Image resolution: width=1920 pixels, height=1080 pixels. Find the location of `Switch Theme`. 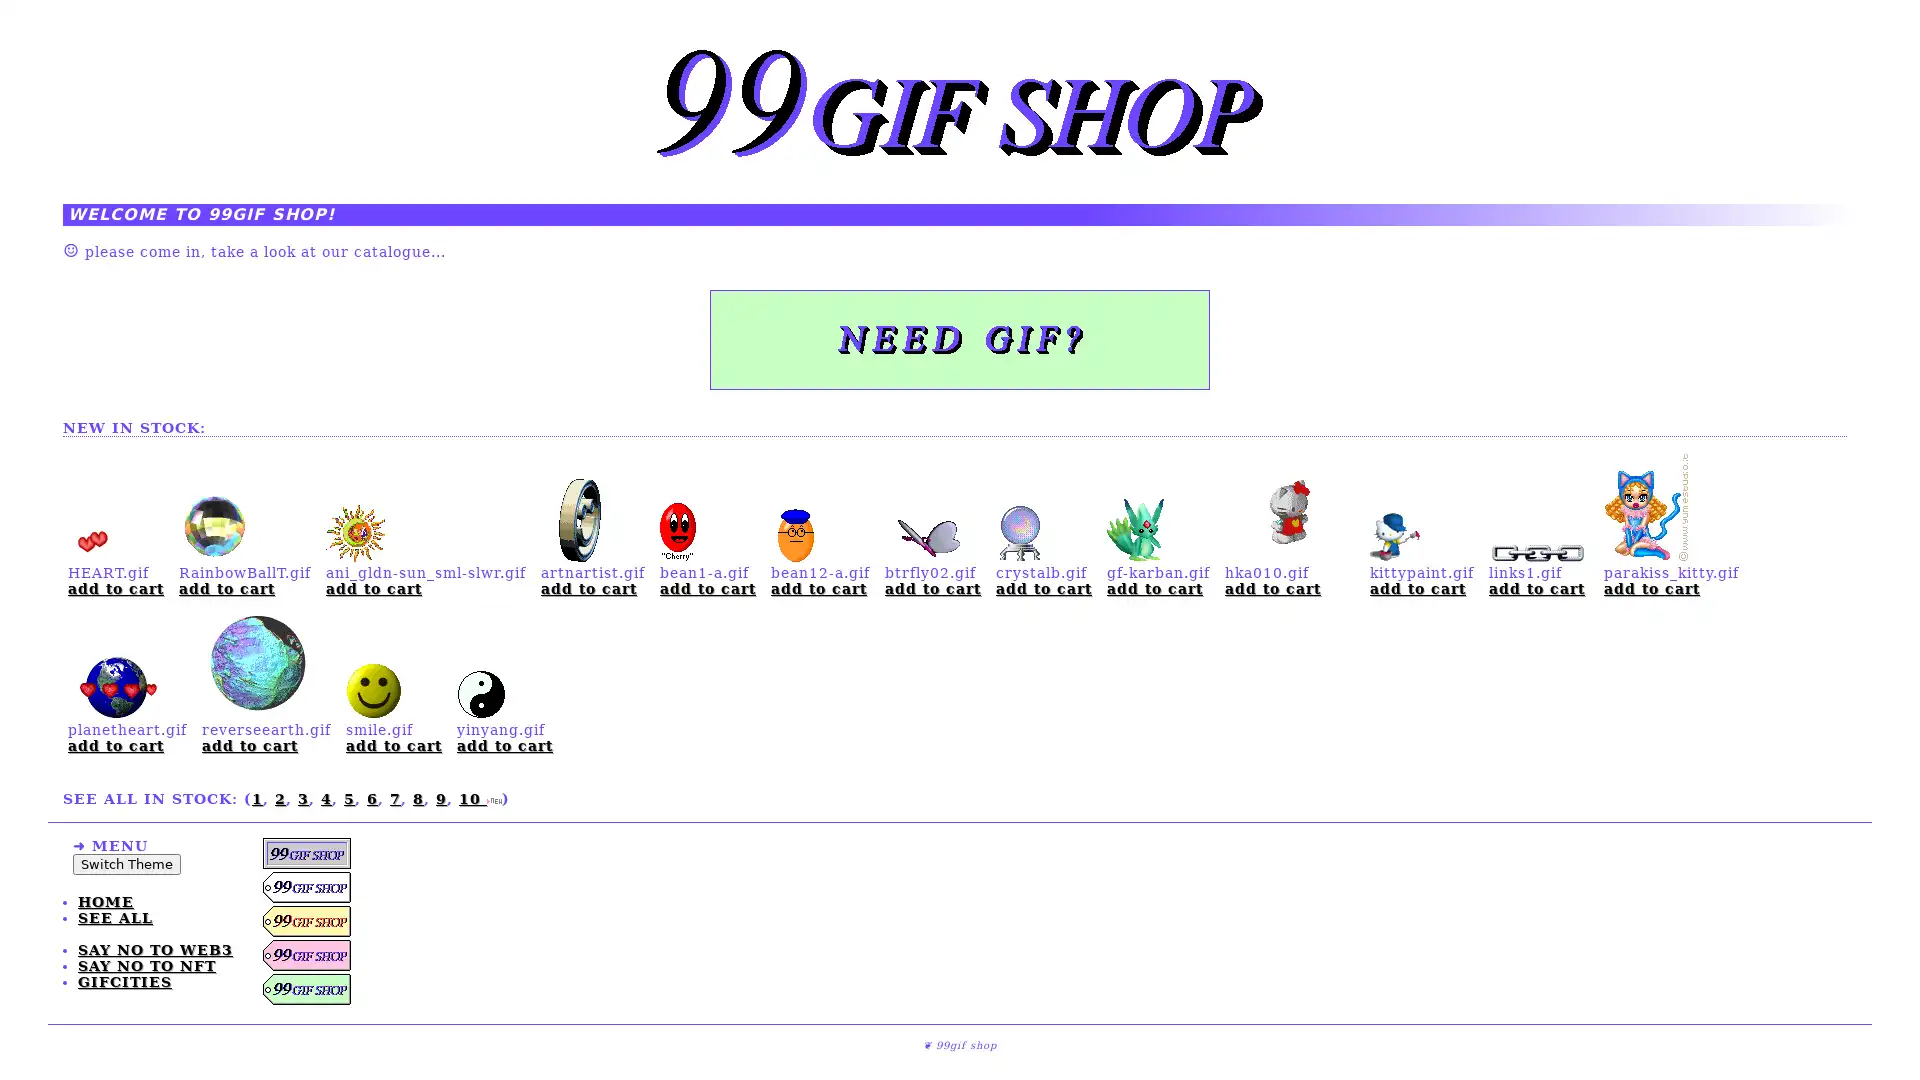

Switch Theme is located at coordinates (125, 863).